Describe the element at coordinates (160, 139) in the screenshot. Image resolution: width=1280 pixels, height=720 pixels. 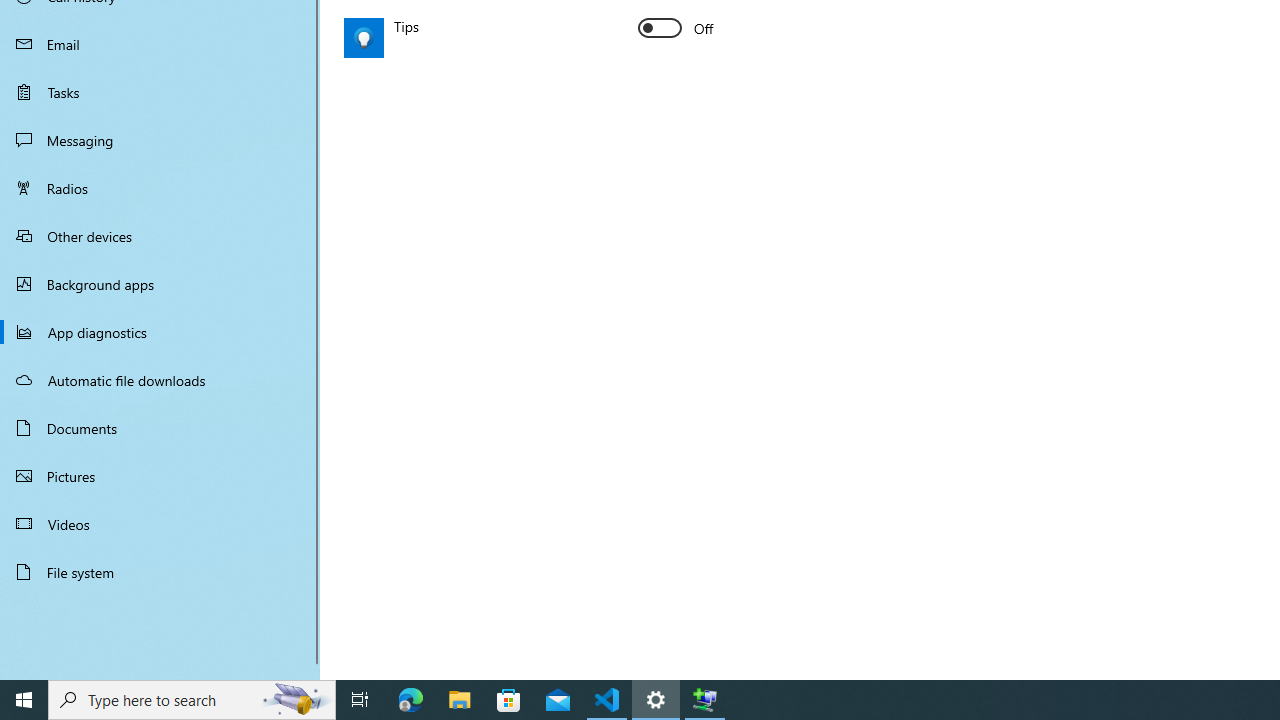
I see `'Messaging'` at that location.